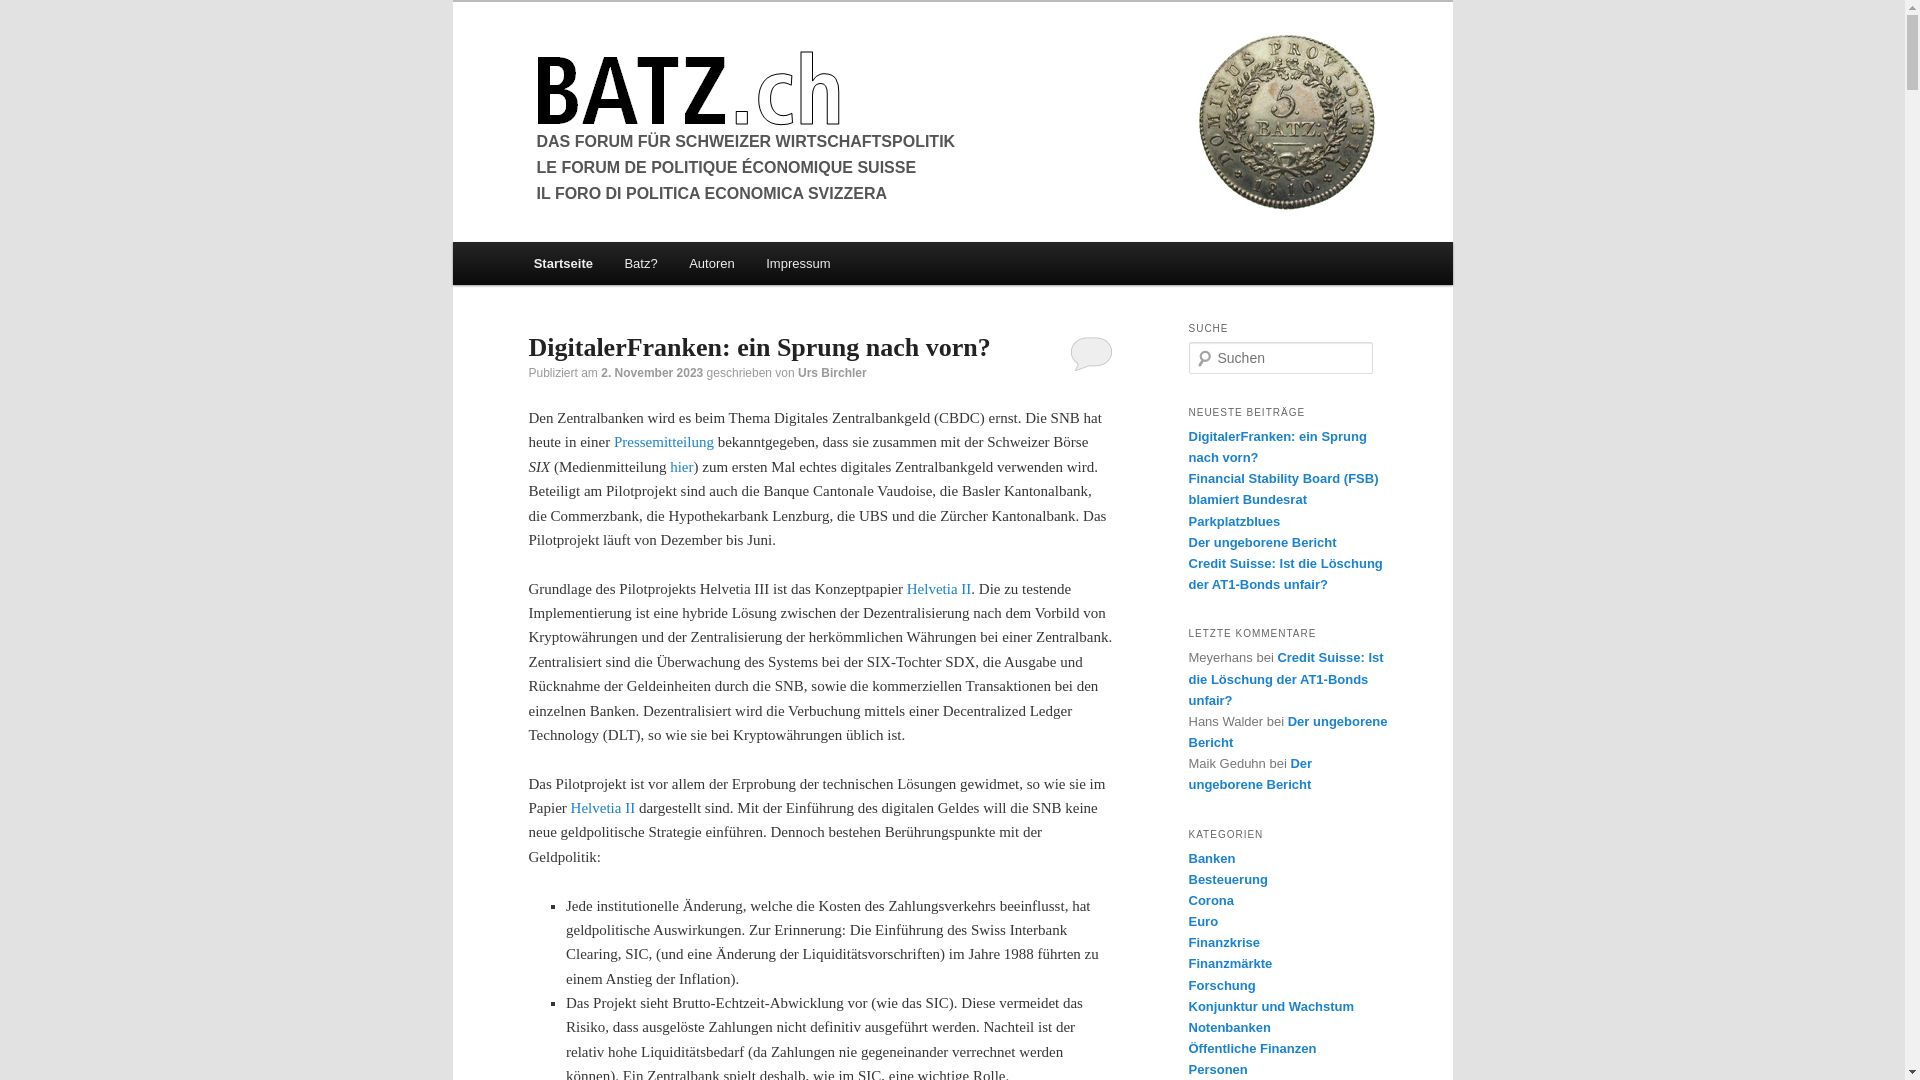 The width and height of the screenshot is (1920, 1080). What do you see at coordinates (832, 373) in the screenshot?
I see `'Urs Birchler'` at bounding box center [832, 373].